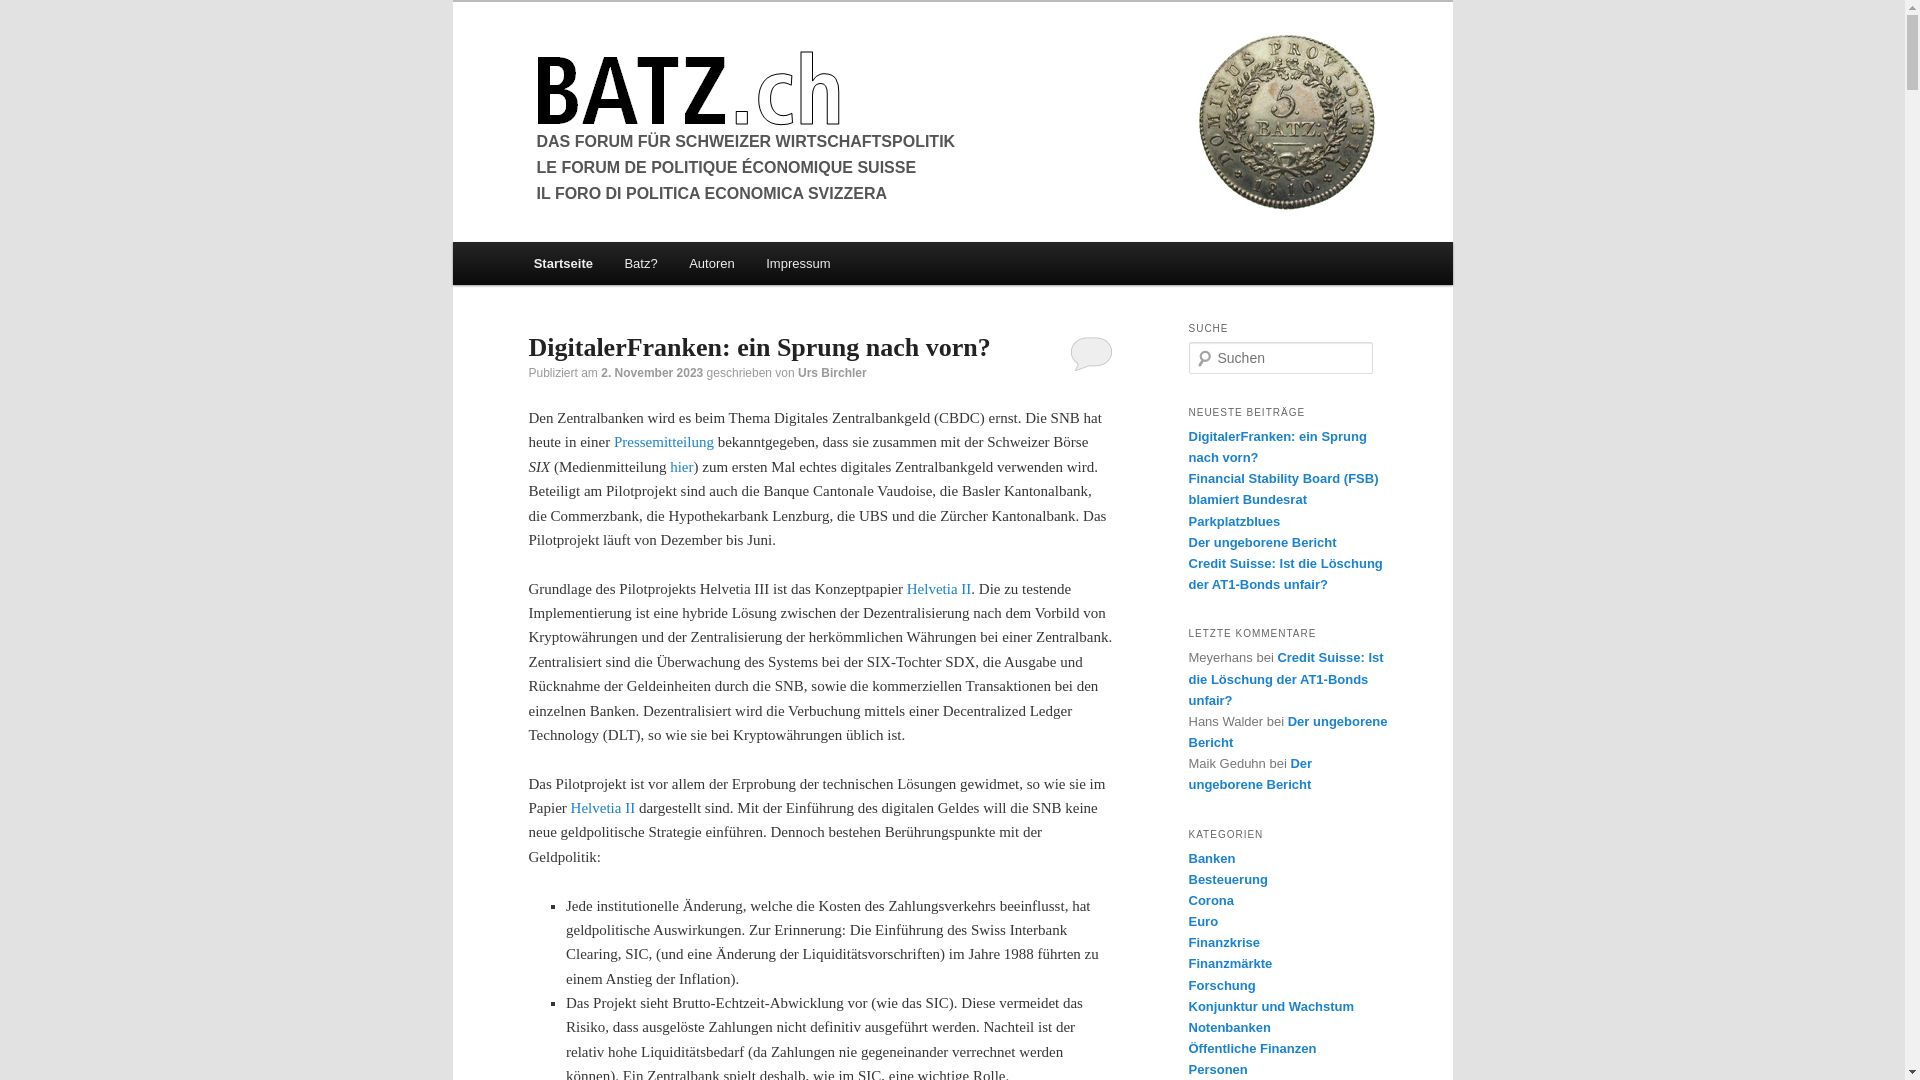 The width and height of the screenshot is (1920, 1080). What do you see at coordinates (832, 373) in the screenshot?
I see `'Urs Birchler'` at bounding box center [832, 373].